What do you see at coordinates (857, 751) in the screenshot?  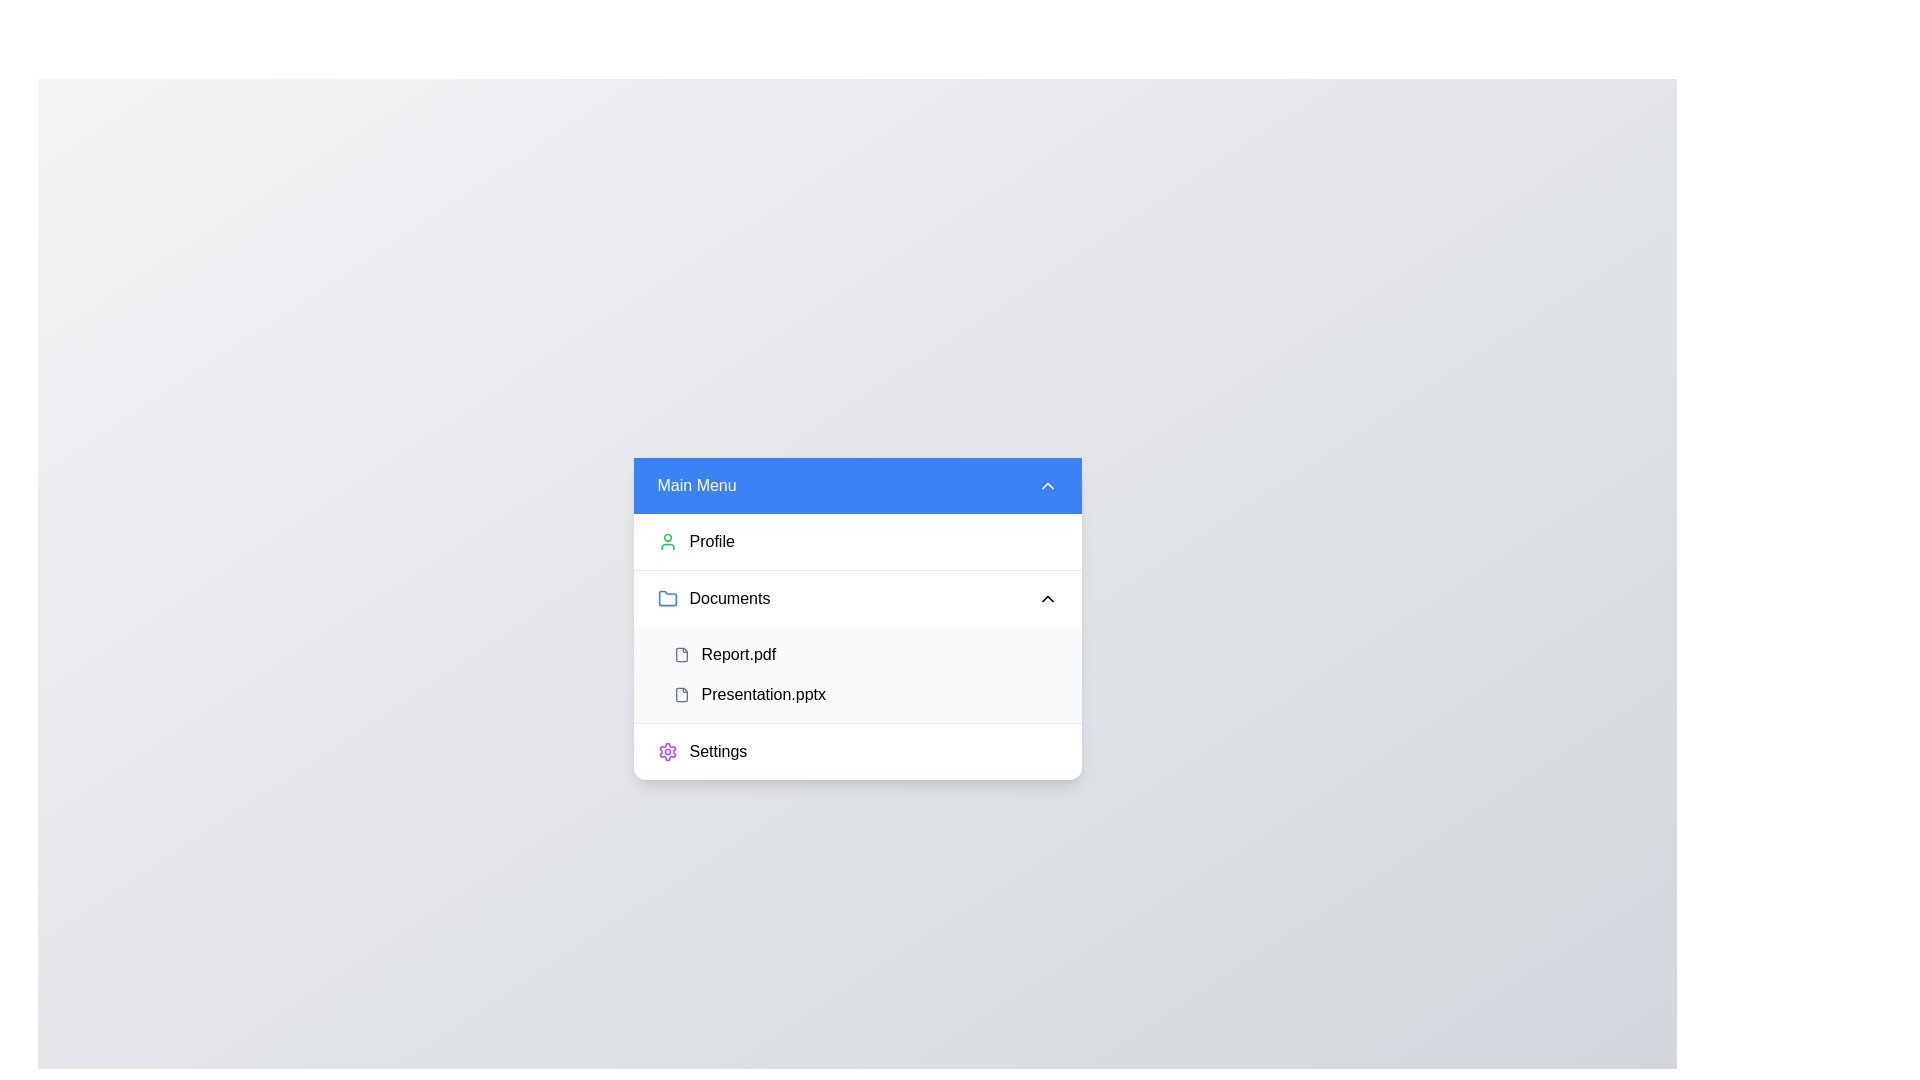 I see `the 'Settings' button, which is the last item in a vertical list and is located beneath the 'Presentation.pptx' item` at bounding box center [857, 751].